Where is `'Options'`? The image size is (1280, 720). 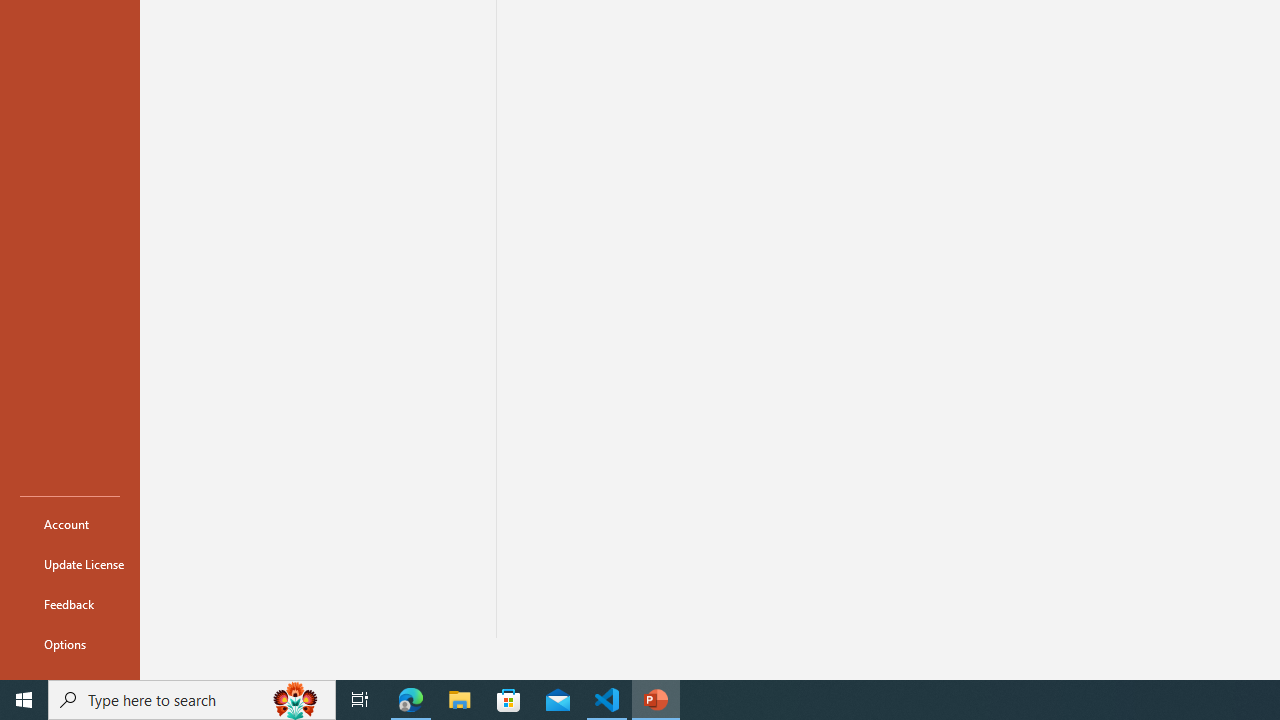 'Options' is located at coordinates (69, 644).